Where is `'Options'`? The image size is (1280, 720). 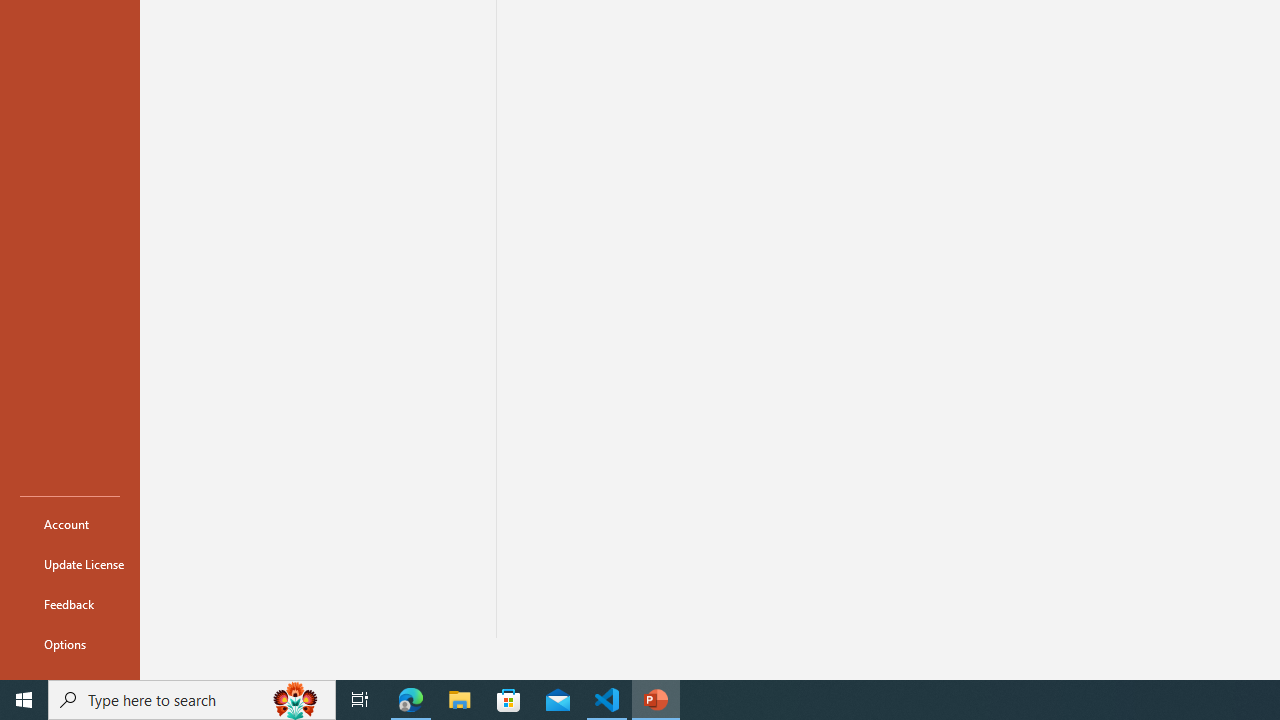 'Options' is located at coordinates (69, 644).